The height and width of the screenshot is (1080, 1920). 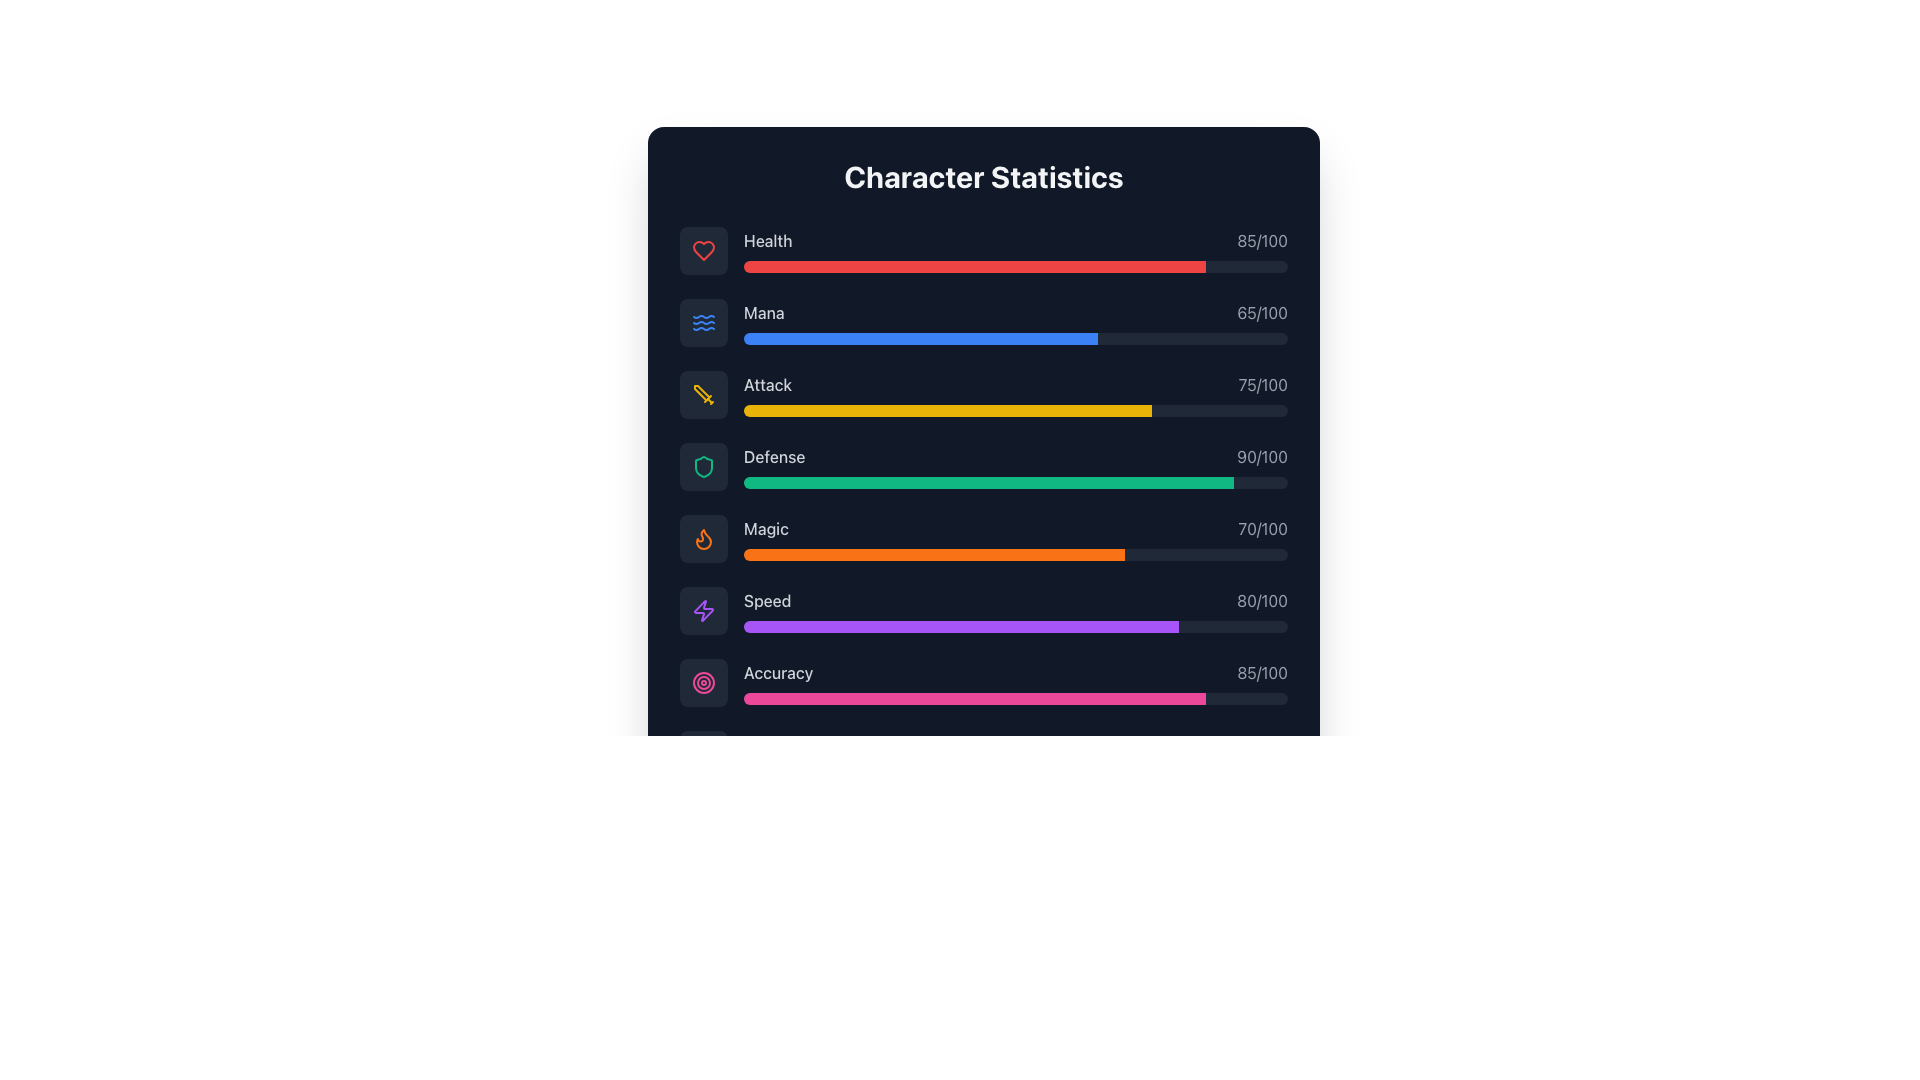 What do you see at coordinates (704, 249) in the screenshot?
I see `the first icon representing 'Health' in the statistics list` at bounding box center [704, 249].